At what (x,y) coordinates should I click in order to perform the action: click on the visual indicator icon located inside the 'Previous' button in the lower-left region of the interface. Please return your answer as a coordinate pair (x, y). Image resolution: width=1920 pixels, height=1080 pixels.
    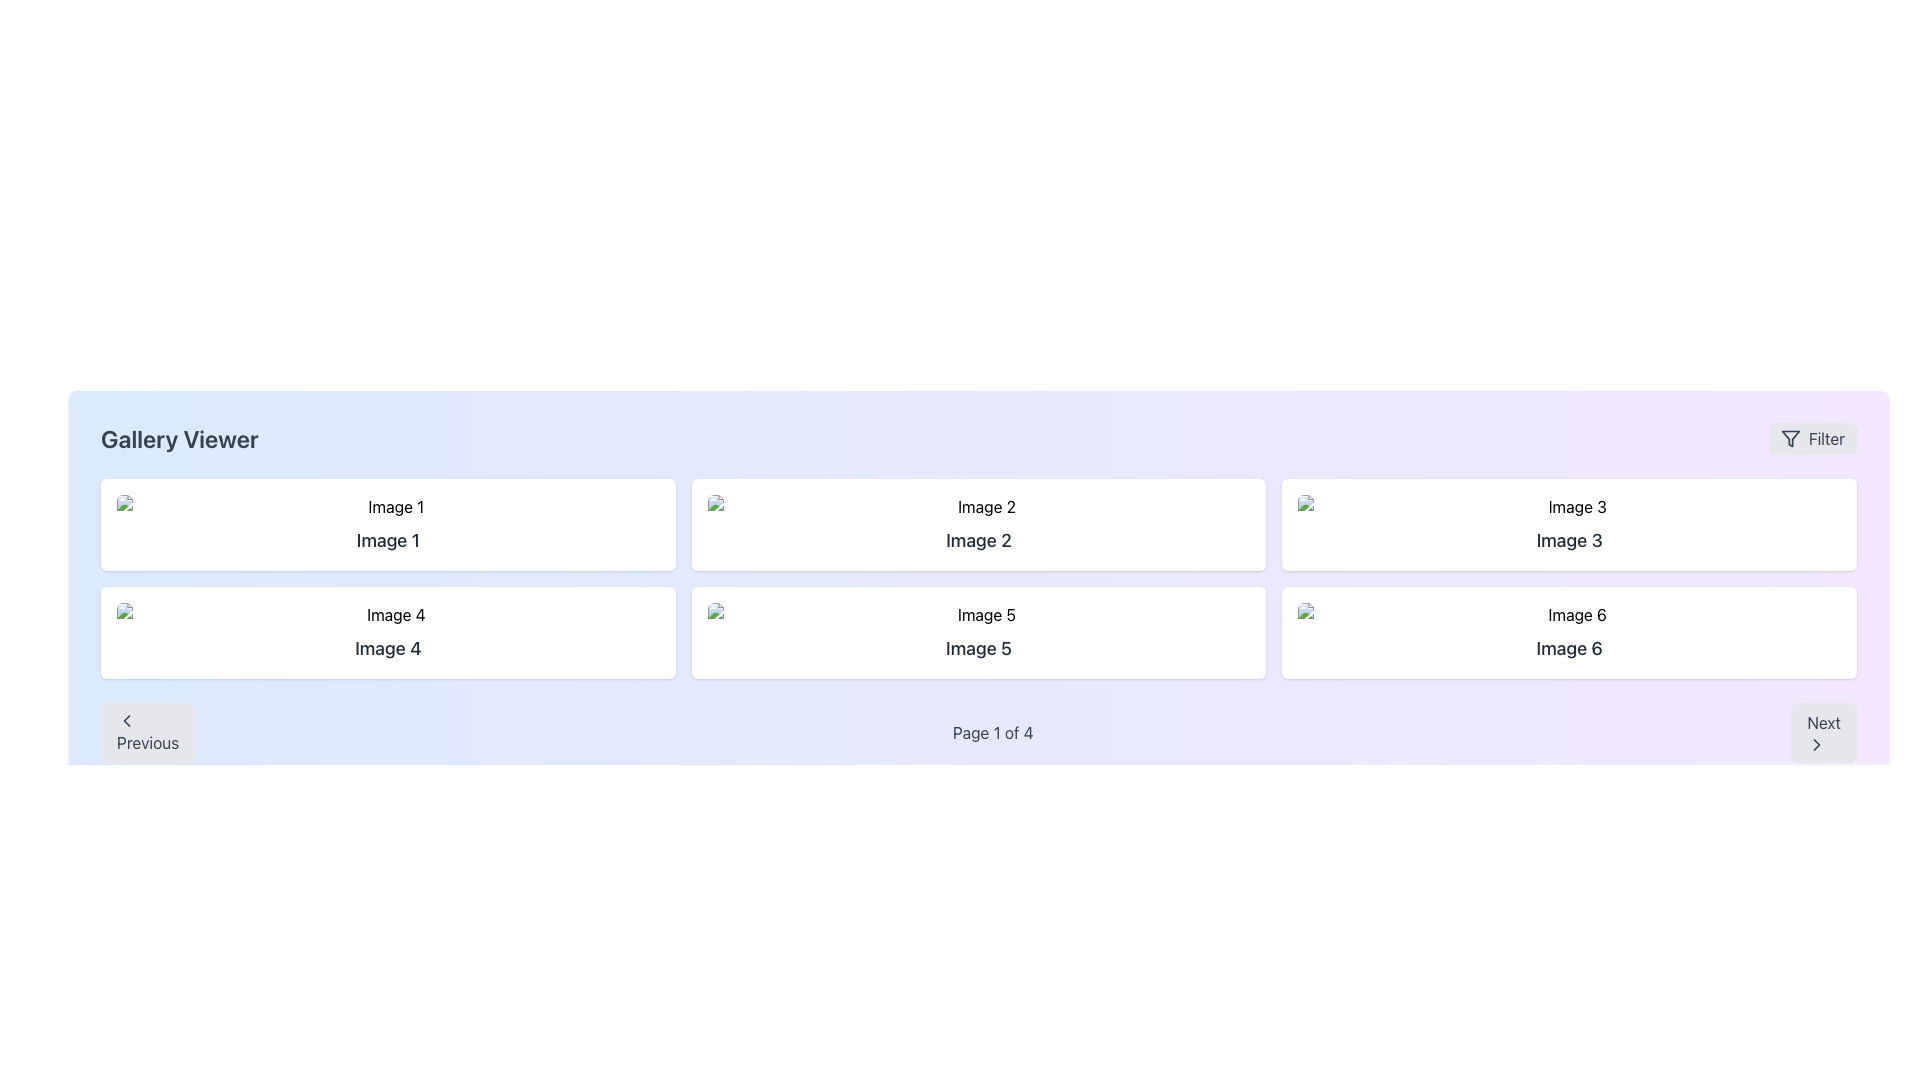
    Looking at the image, I should click on (125, 721).